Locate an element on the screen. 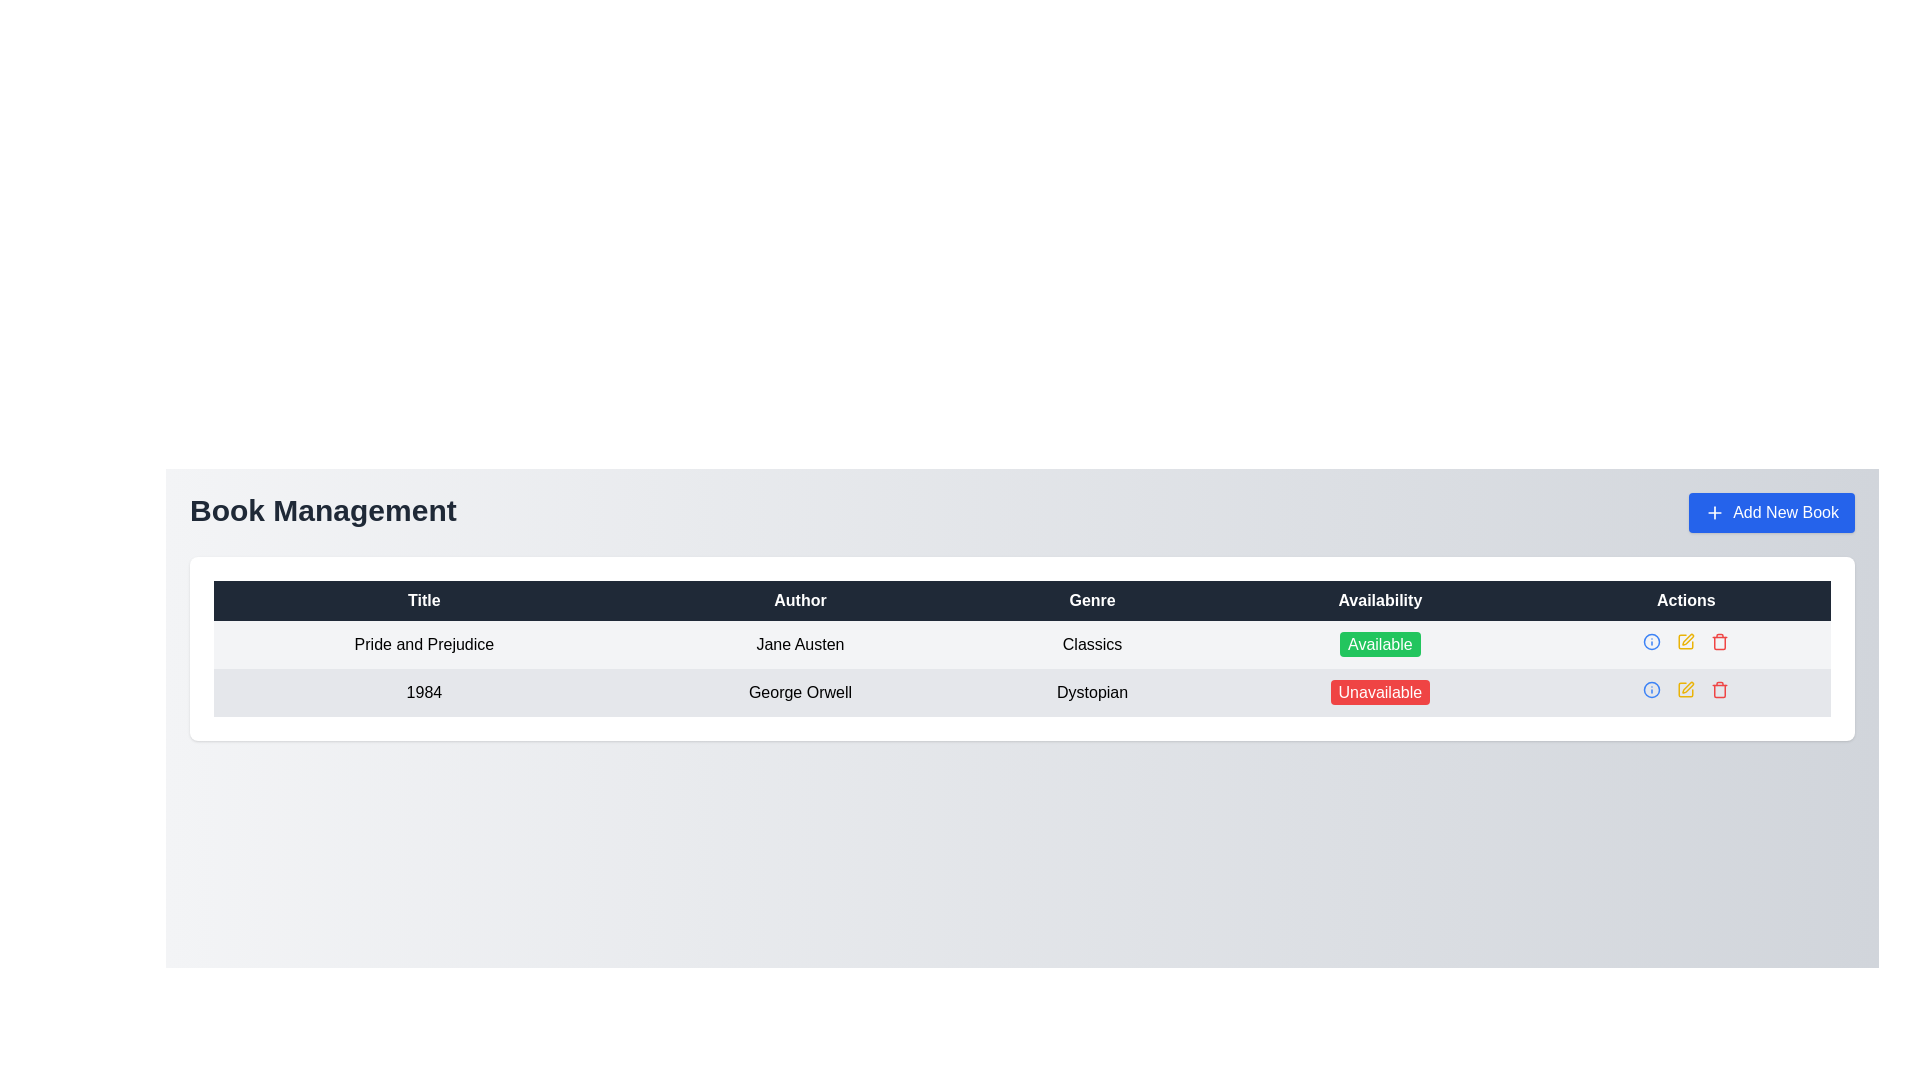 The width and height of the screenshot is (1920, 1080). the text label that contains 'Pride and Prejudice', which is the first cell under the 'Title' column in the table is located at coordinates (423, 644).